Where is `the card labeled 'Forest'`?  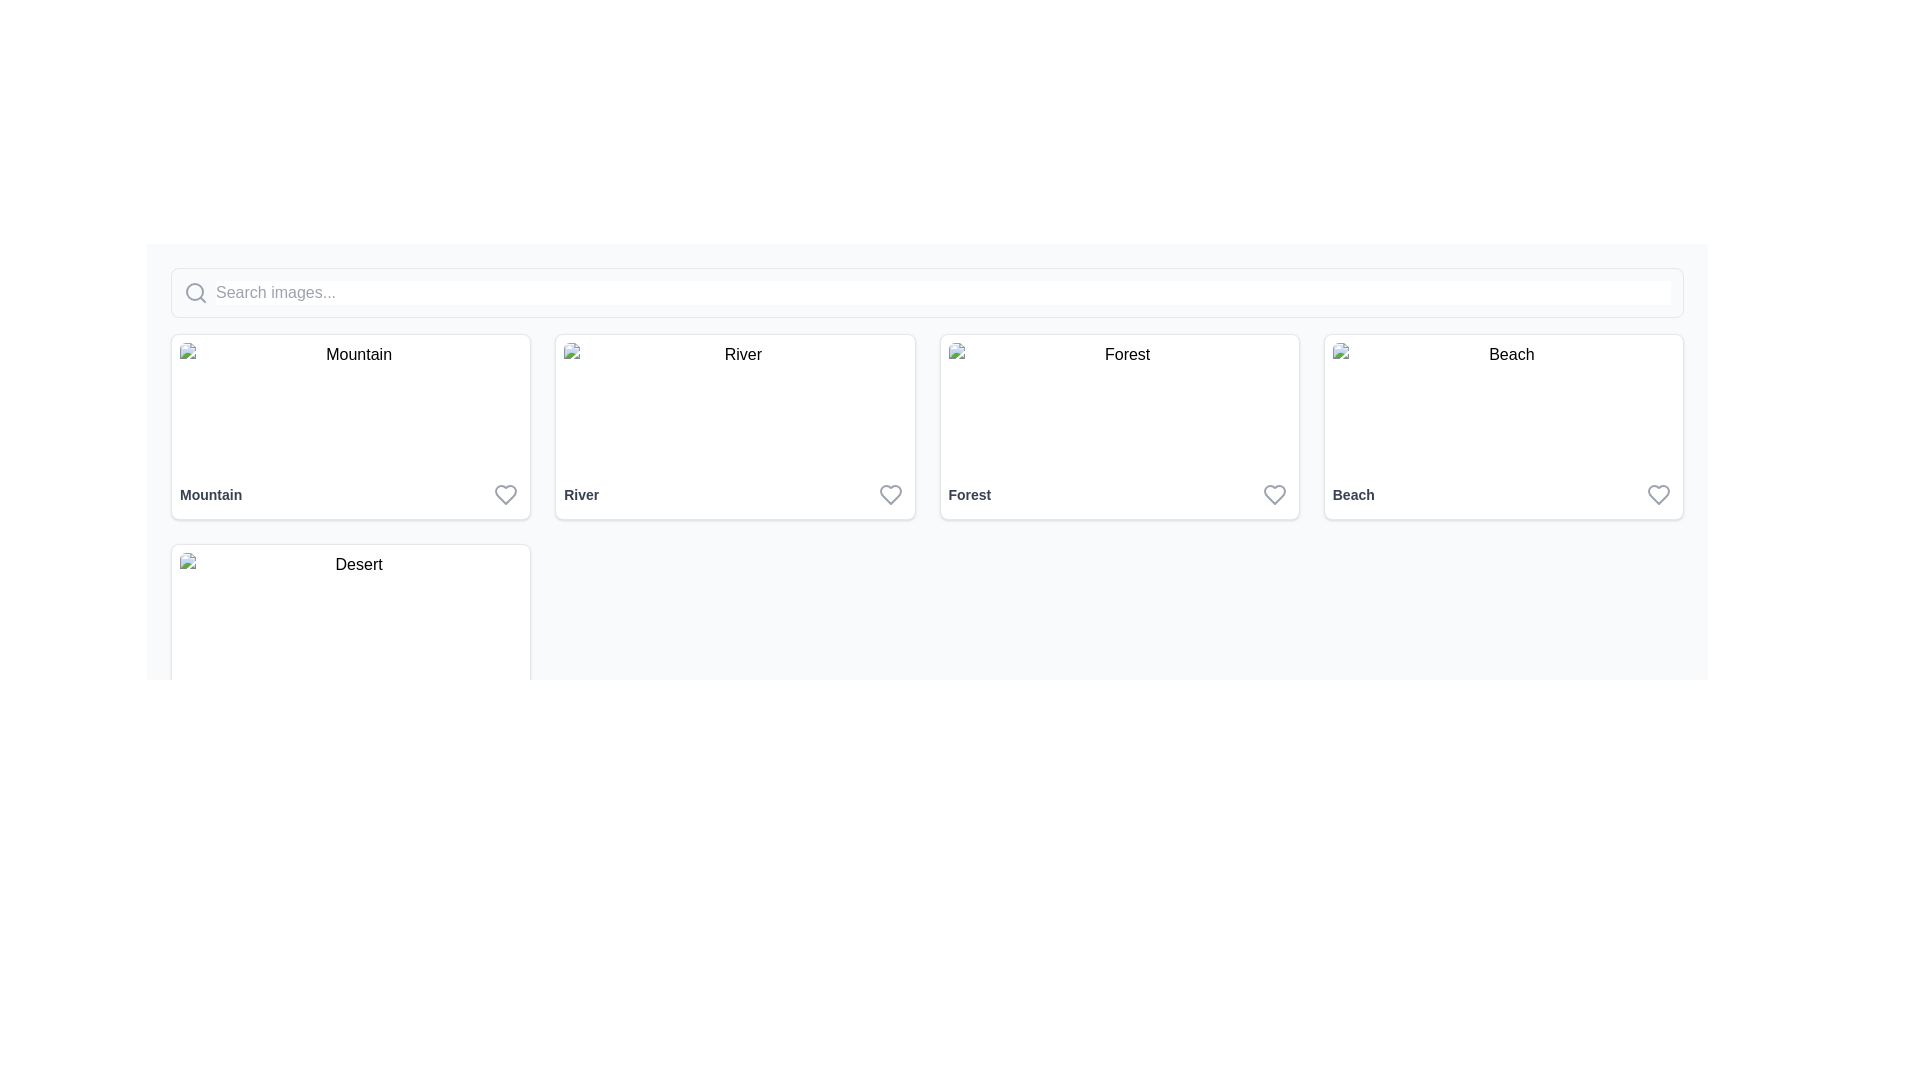
the card labeled 'Forest' is located at coordinates (1118, 426).